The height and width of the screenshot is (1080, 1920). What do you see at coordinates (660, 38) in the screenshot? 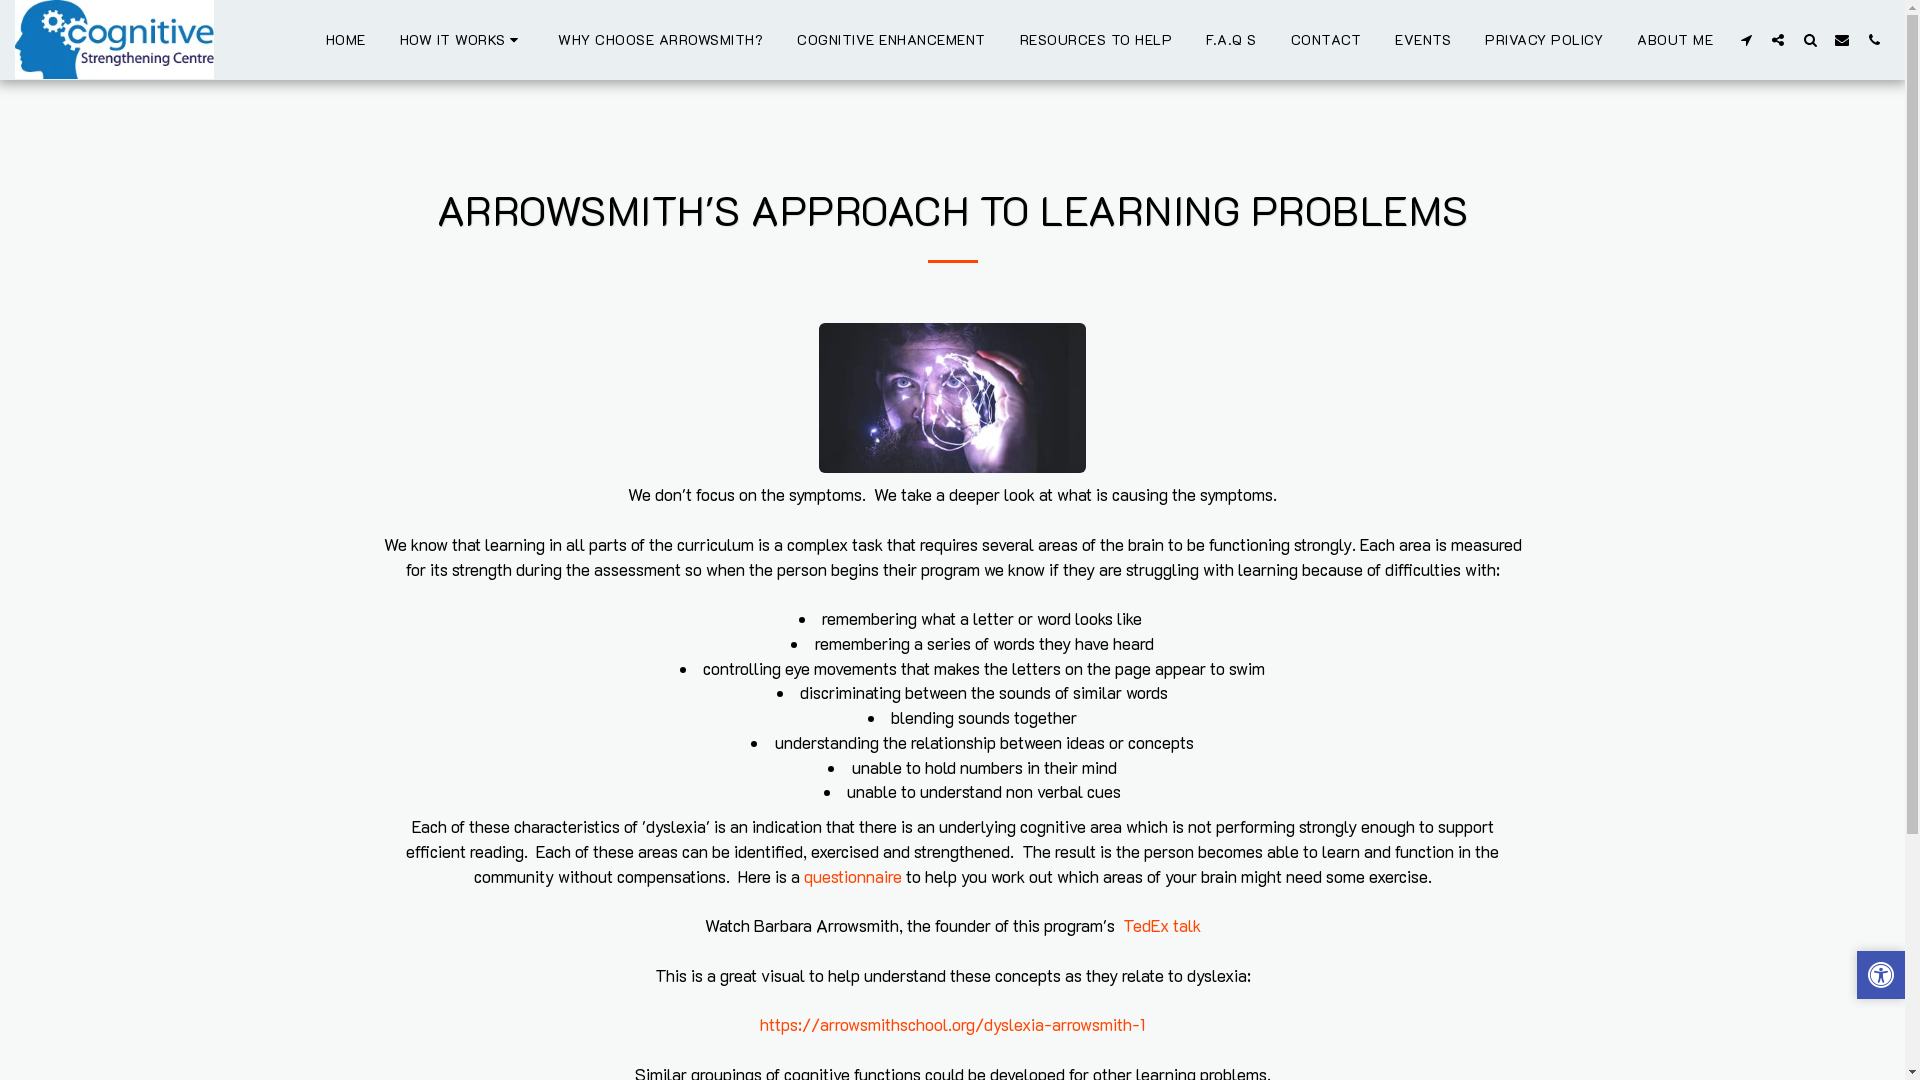
I see `'WHY CHOOSE ARROWSMITH?'` at bounding box center [660, 38].